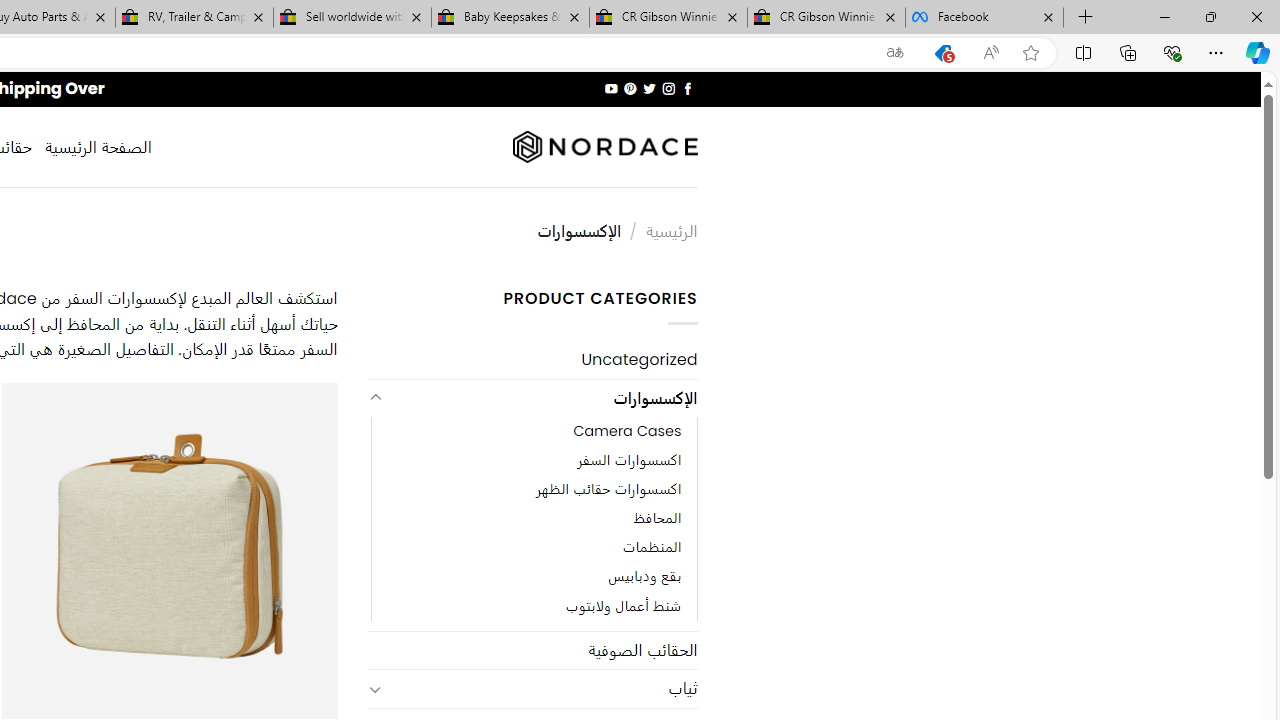 The height and width of the screenshot is (720, 1280). Describe the element at coordinates (1171, 51) in the screenshot. I see `'Browser essentials'` at that location.